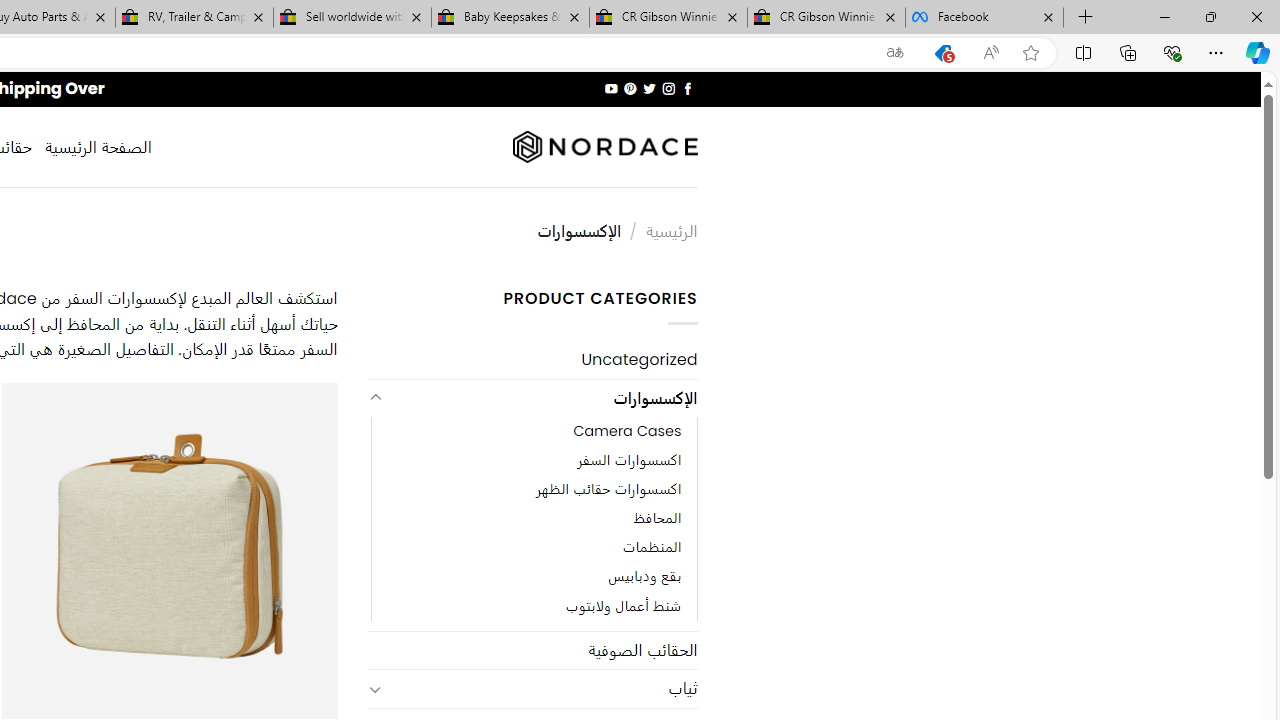 The height and width of the screenshot is (720, 1280). Describe the element at coordinates (1171, 51) in the screenshot. I see `'Browser essentials'` at that location.